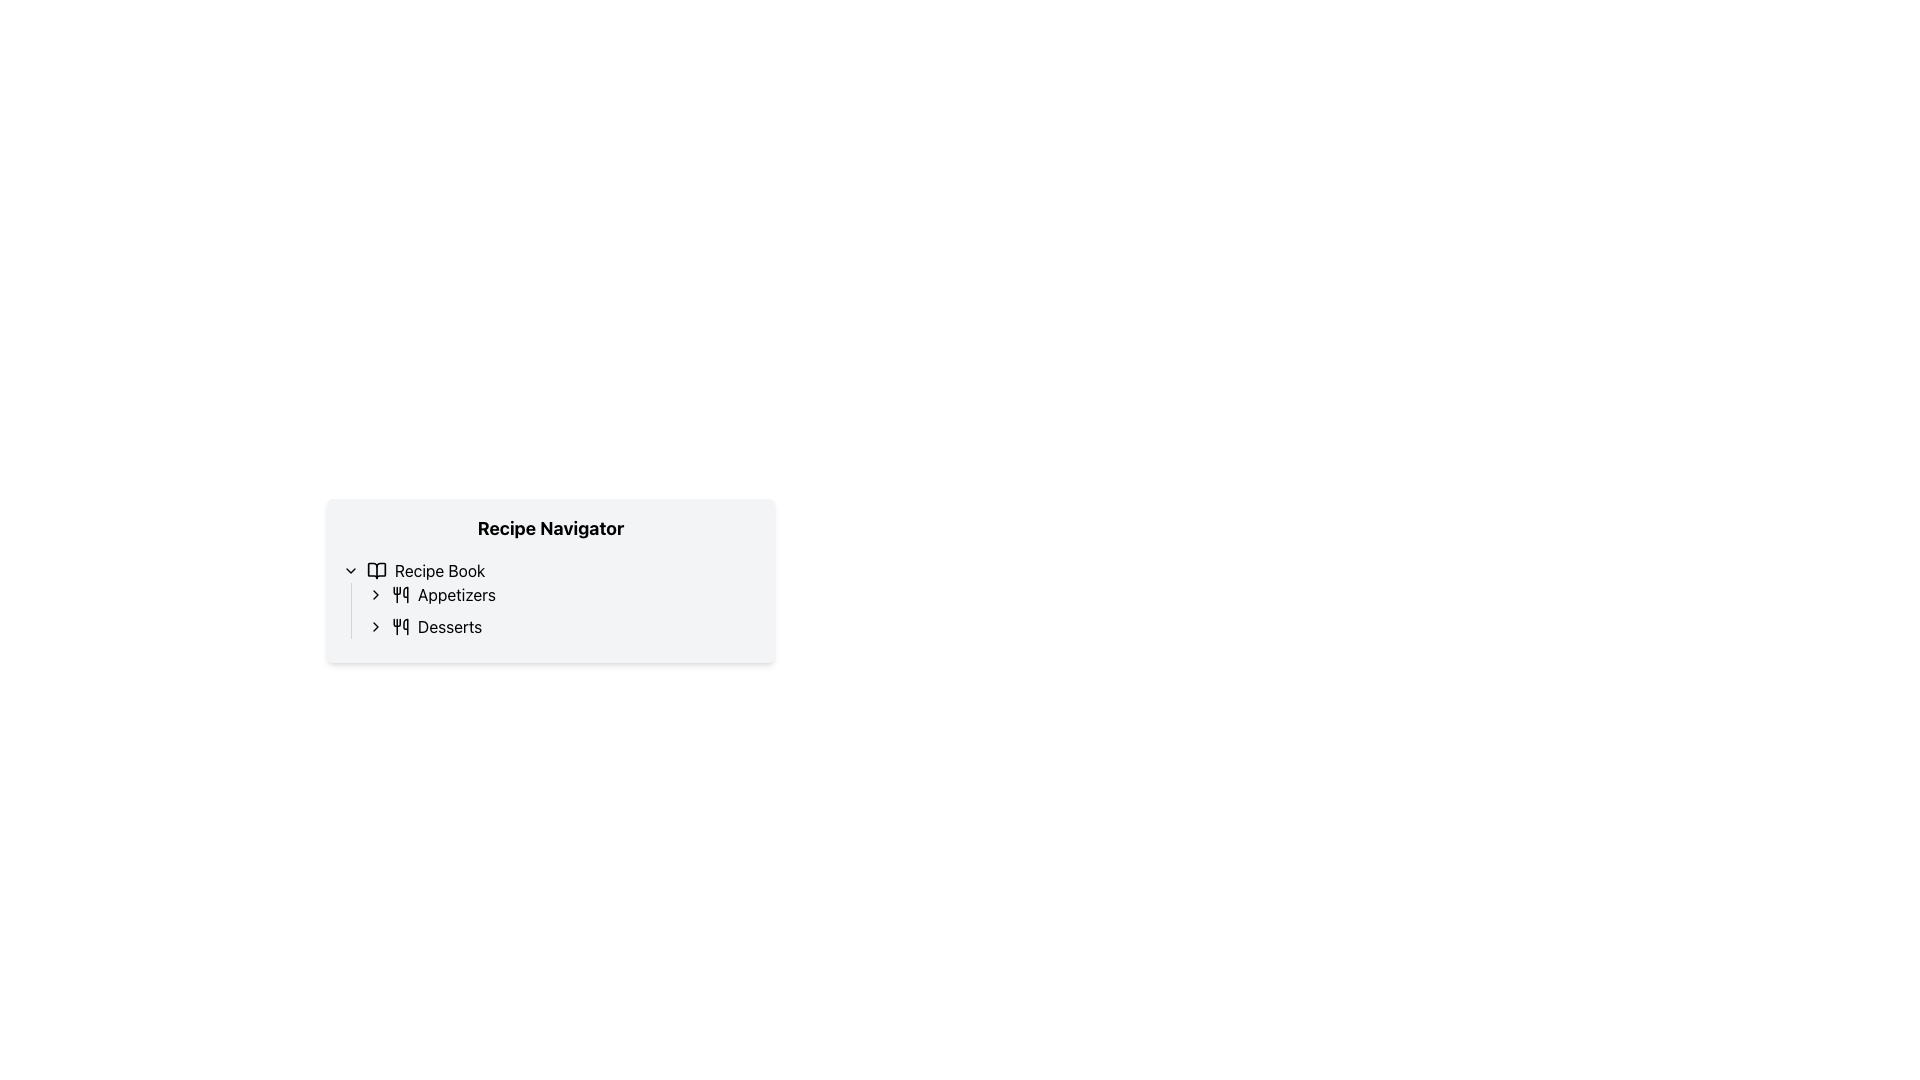 The image size is (1920, 1080). What do you see at coordinates (404, 626) in the screenshot?
I see `the decorative graphical icon component representing the 'Desserts' category in the recipe types list` at bounding box center [404, 626].